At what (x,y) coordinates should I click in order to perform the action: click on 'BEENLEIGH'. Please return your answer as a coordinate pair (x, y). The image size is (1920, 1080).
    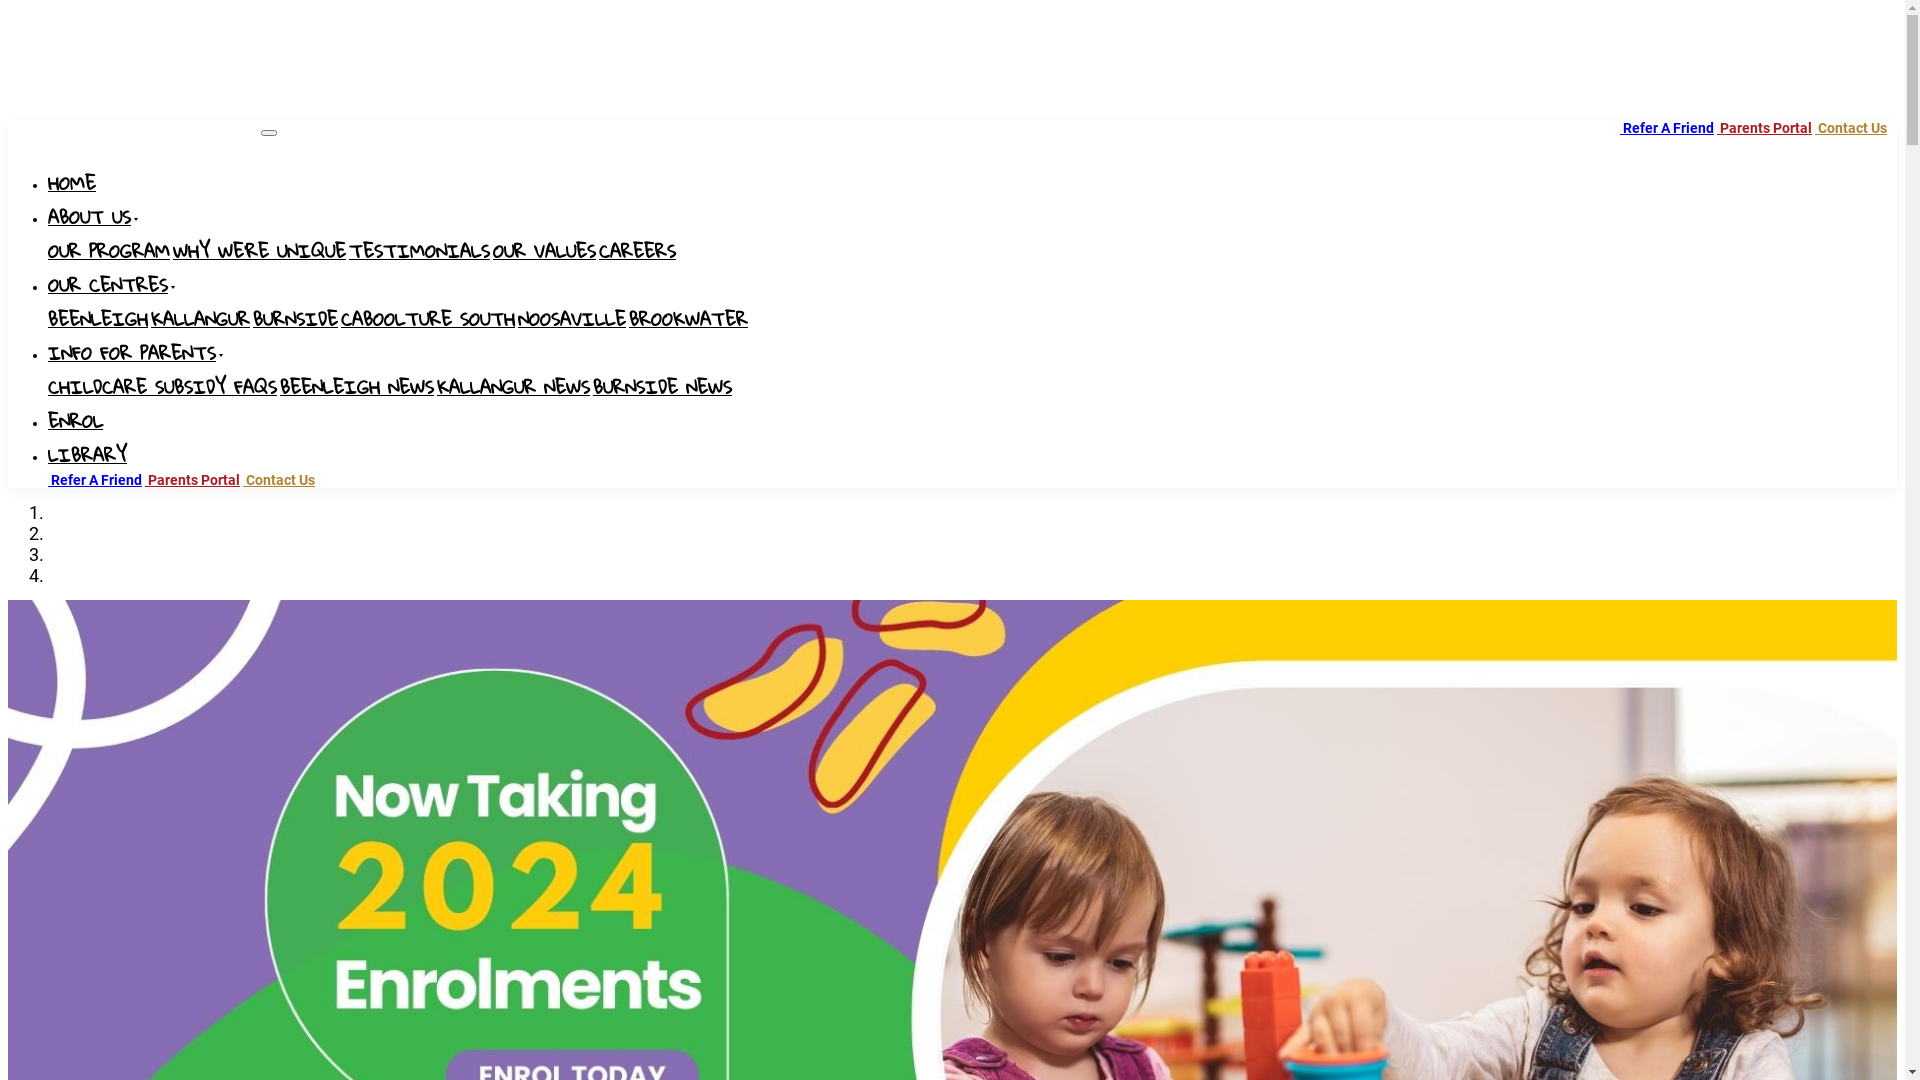
    Looking at the image, I should click on (96, 319).